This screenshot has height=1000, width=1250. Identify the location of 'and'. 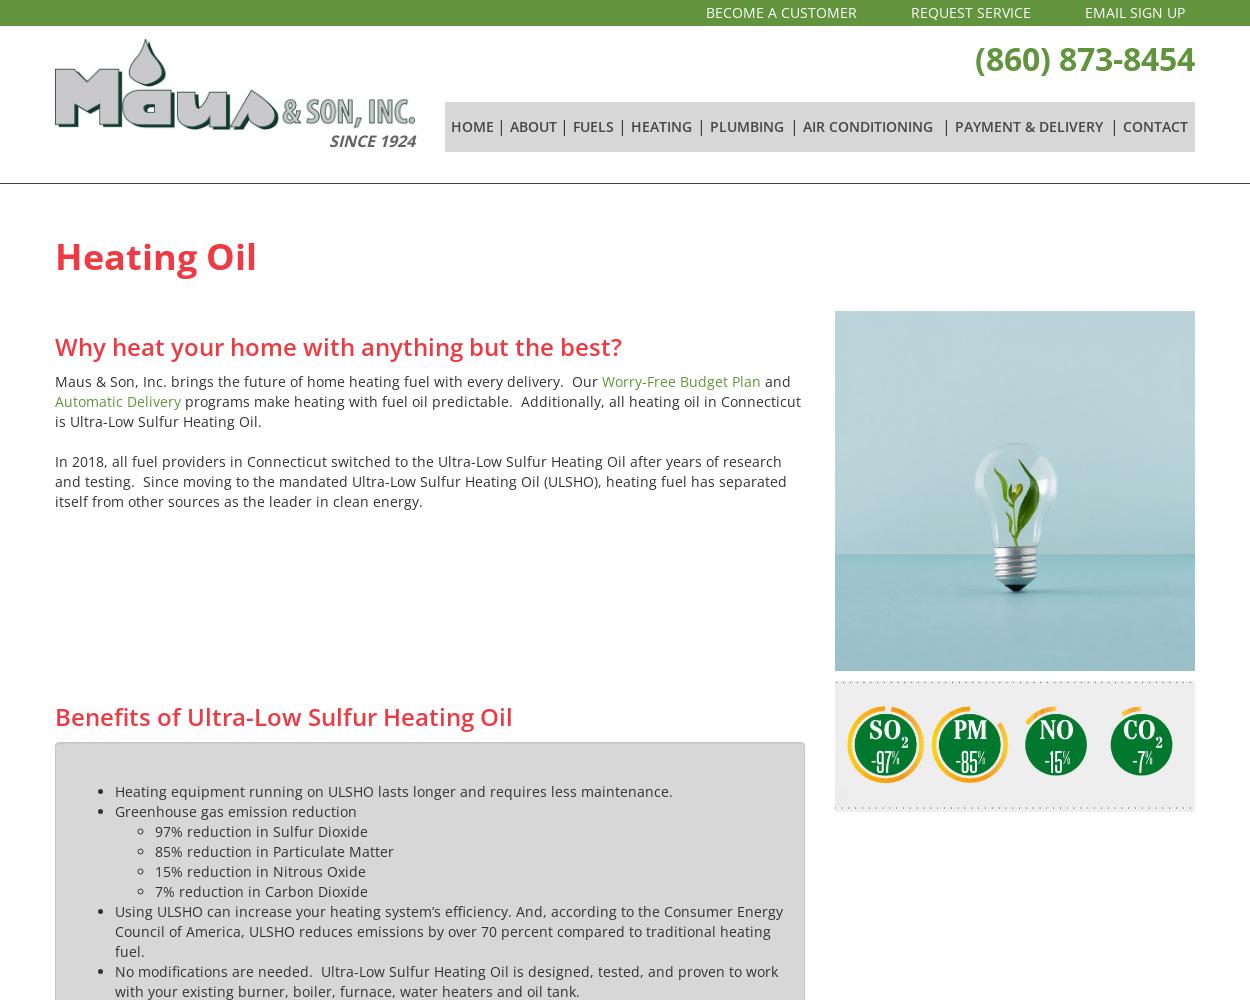
(776, 381).